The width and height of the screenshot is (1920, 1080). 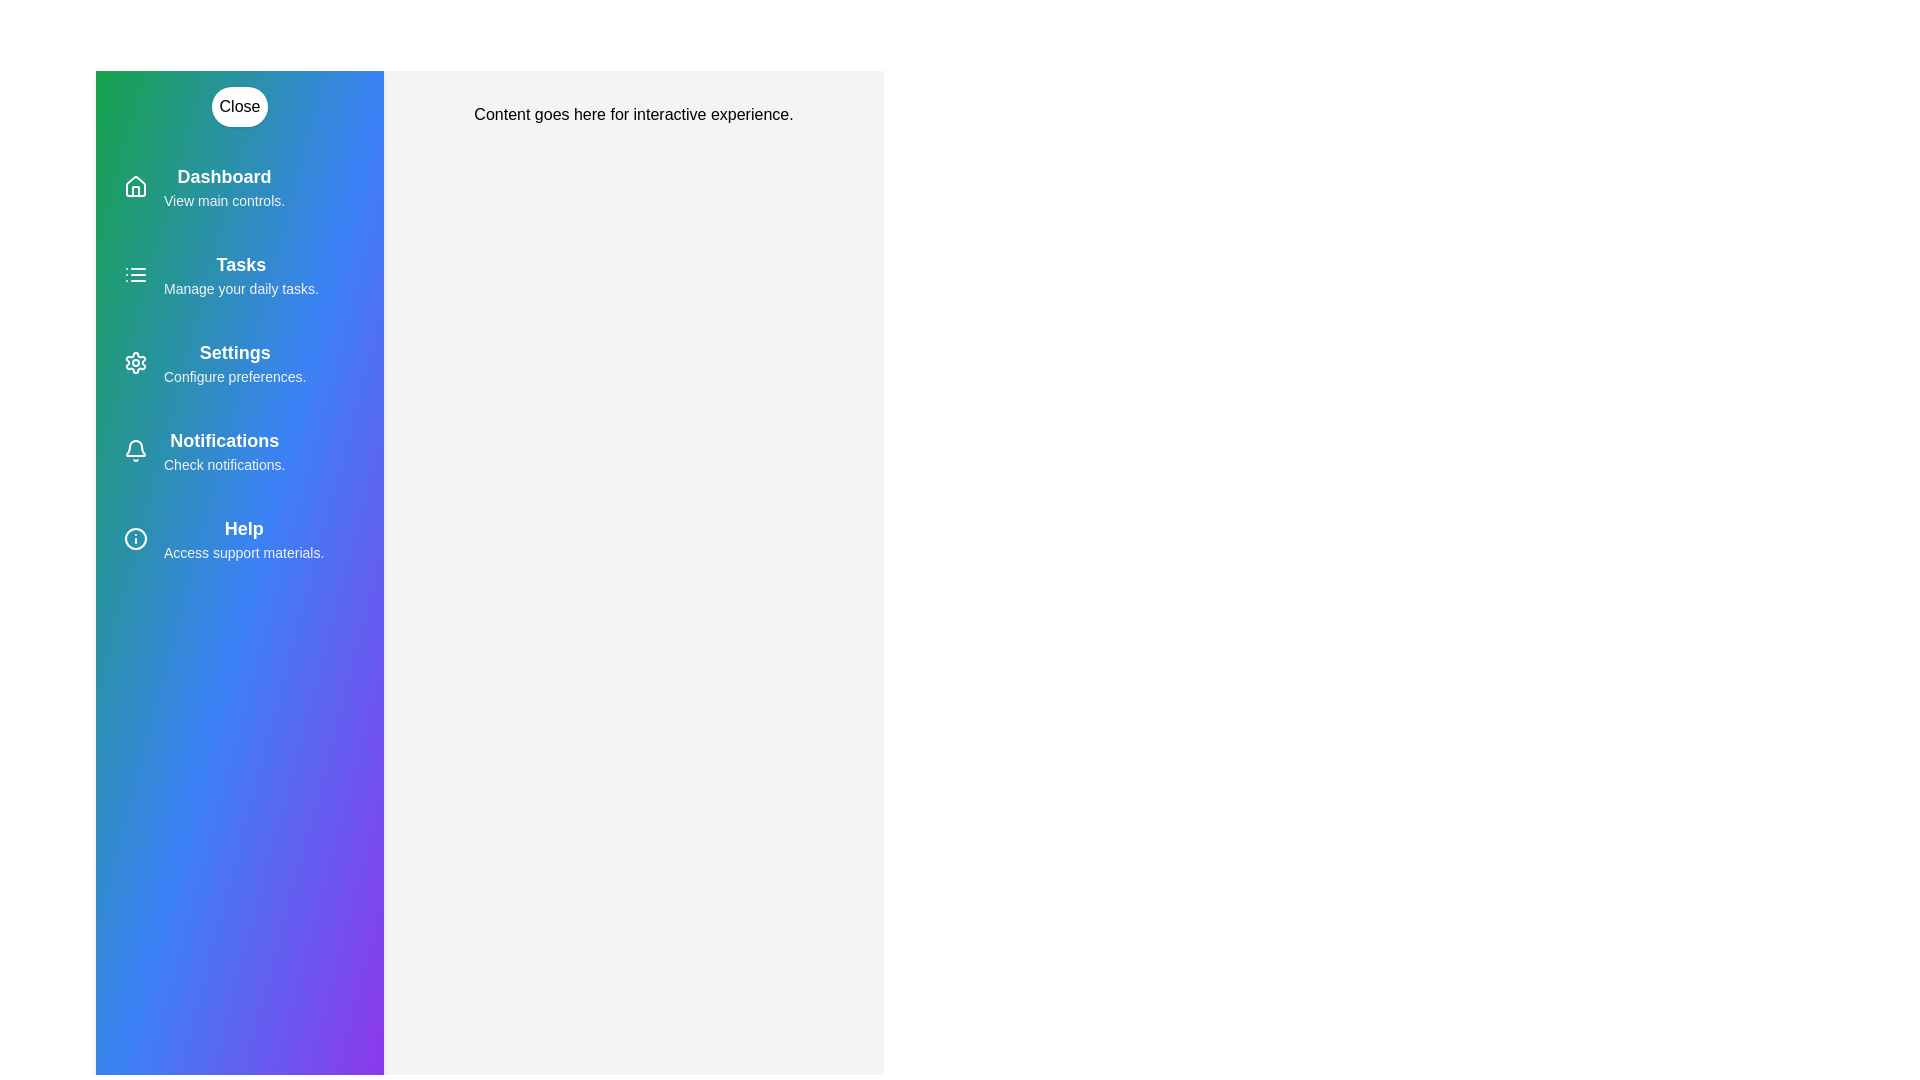 I want to click on the menu item labeled Help to navigate, so click(x=240, y=538).